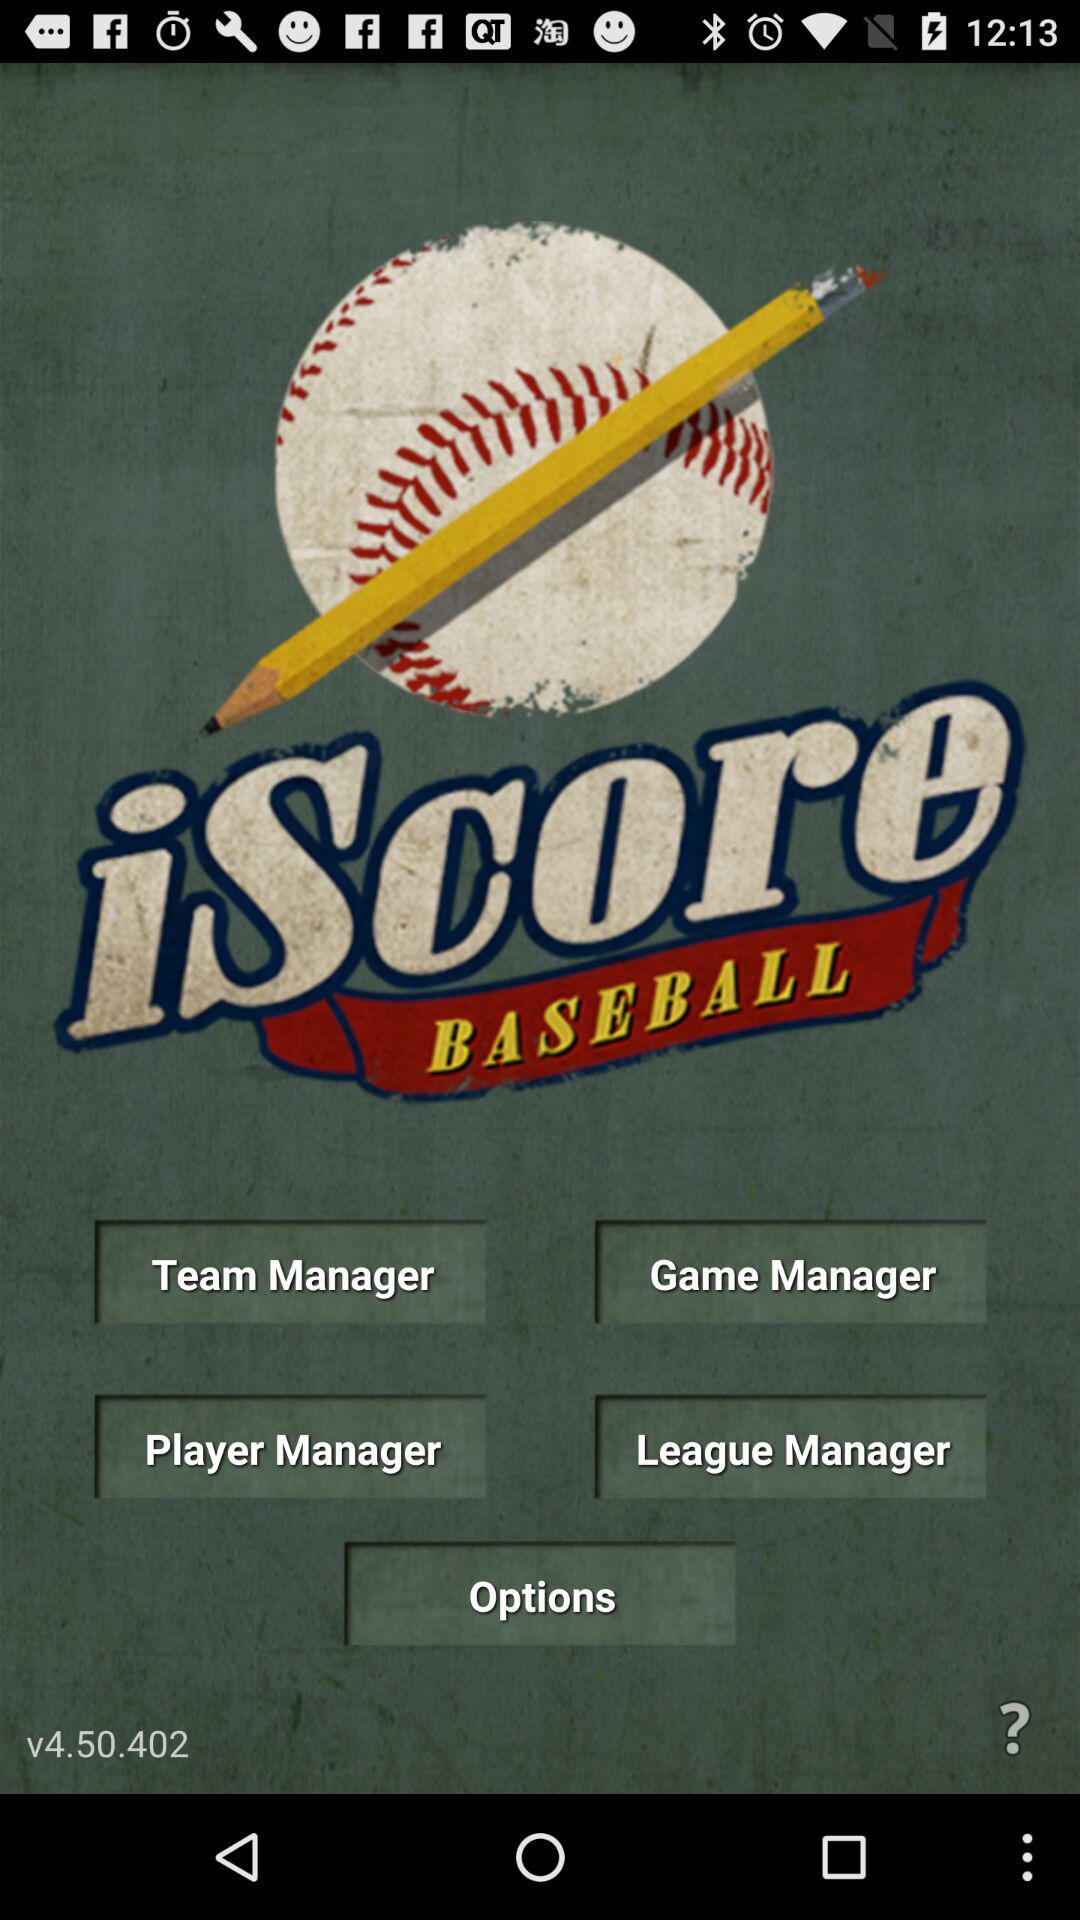 The height and width of the screenshot is (1920, 1080). I want to click on the button above the options icon, so click(289, 1446).